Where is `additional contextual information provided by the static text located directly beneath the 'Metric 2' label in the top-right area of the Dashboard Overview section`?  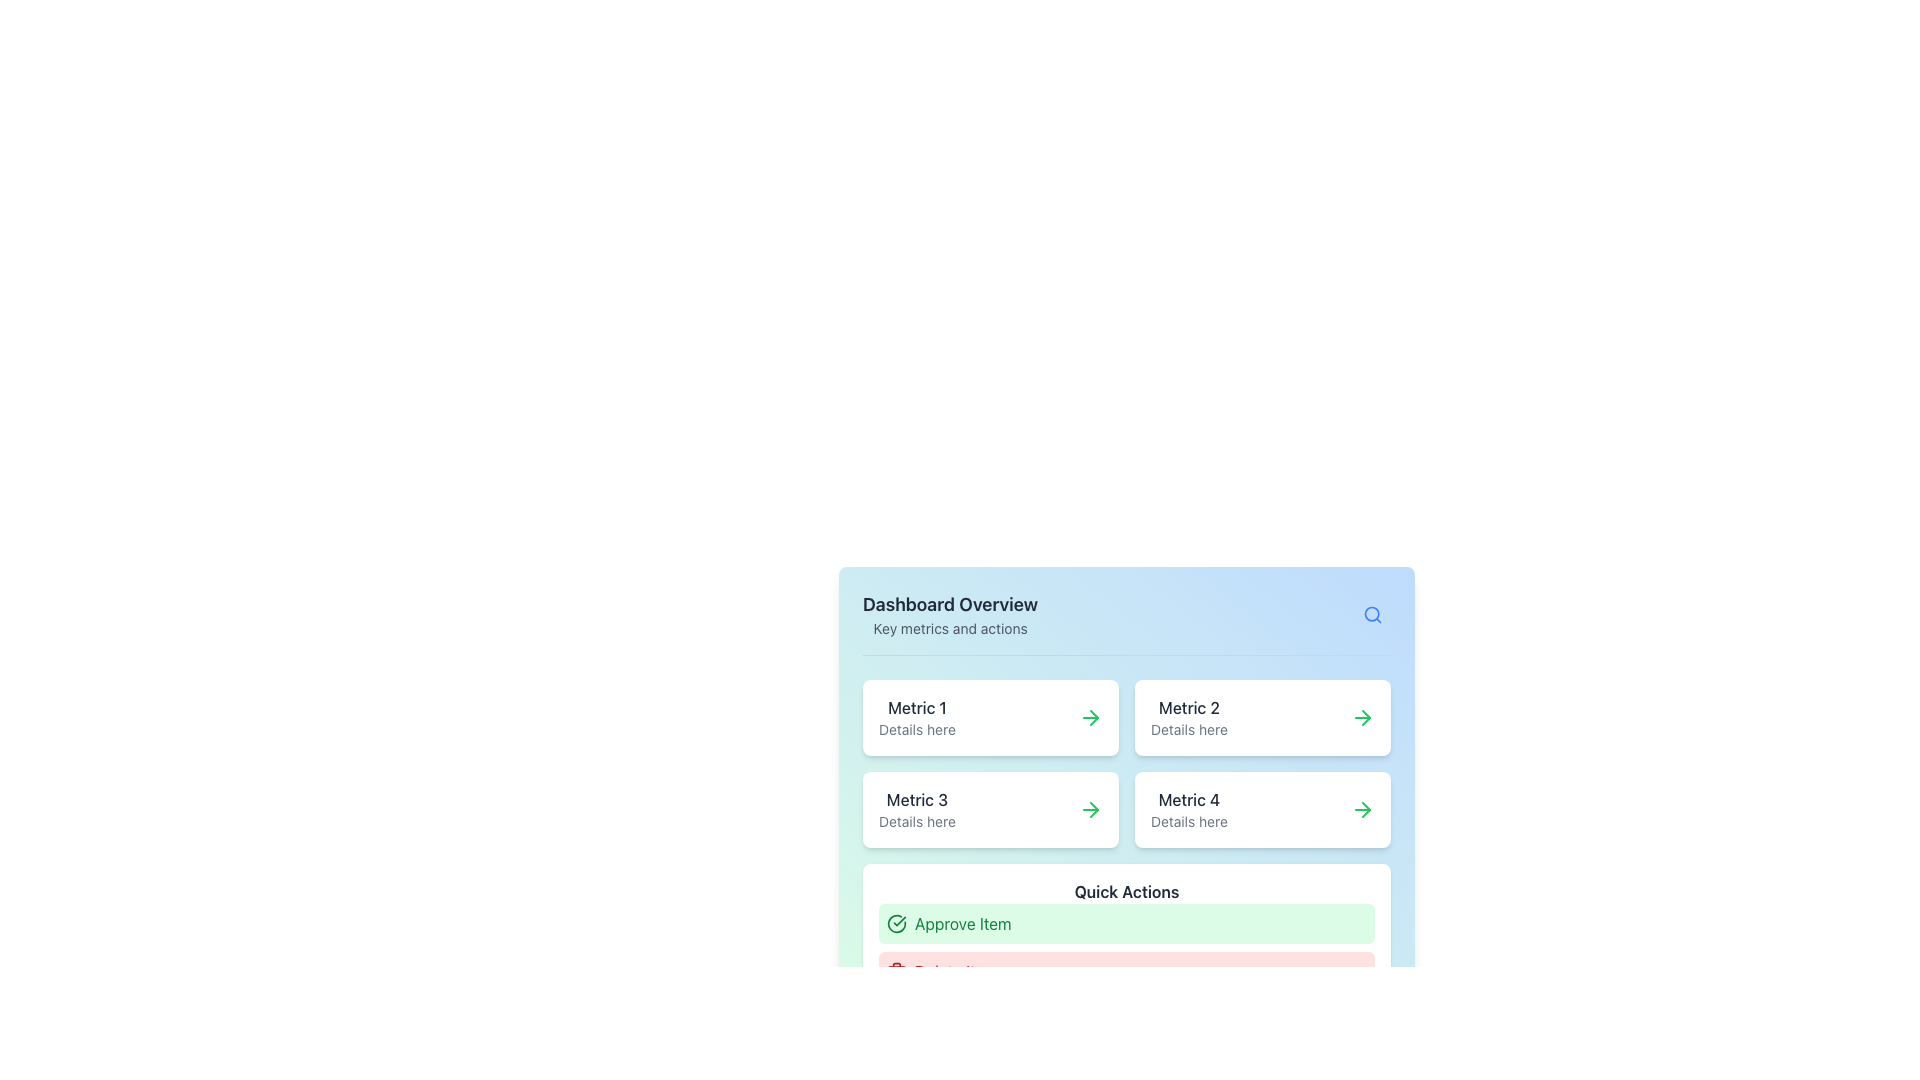
additional contextual information provided by the static text located directly beneath the 'Metric 2' label in the top-right area of the Dashboard Overview section is located at coordinates (1189, 729).